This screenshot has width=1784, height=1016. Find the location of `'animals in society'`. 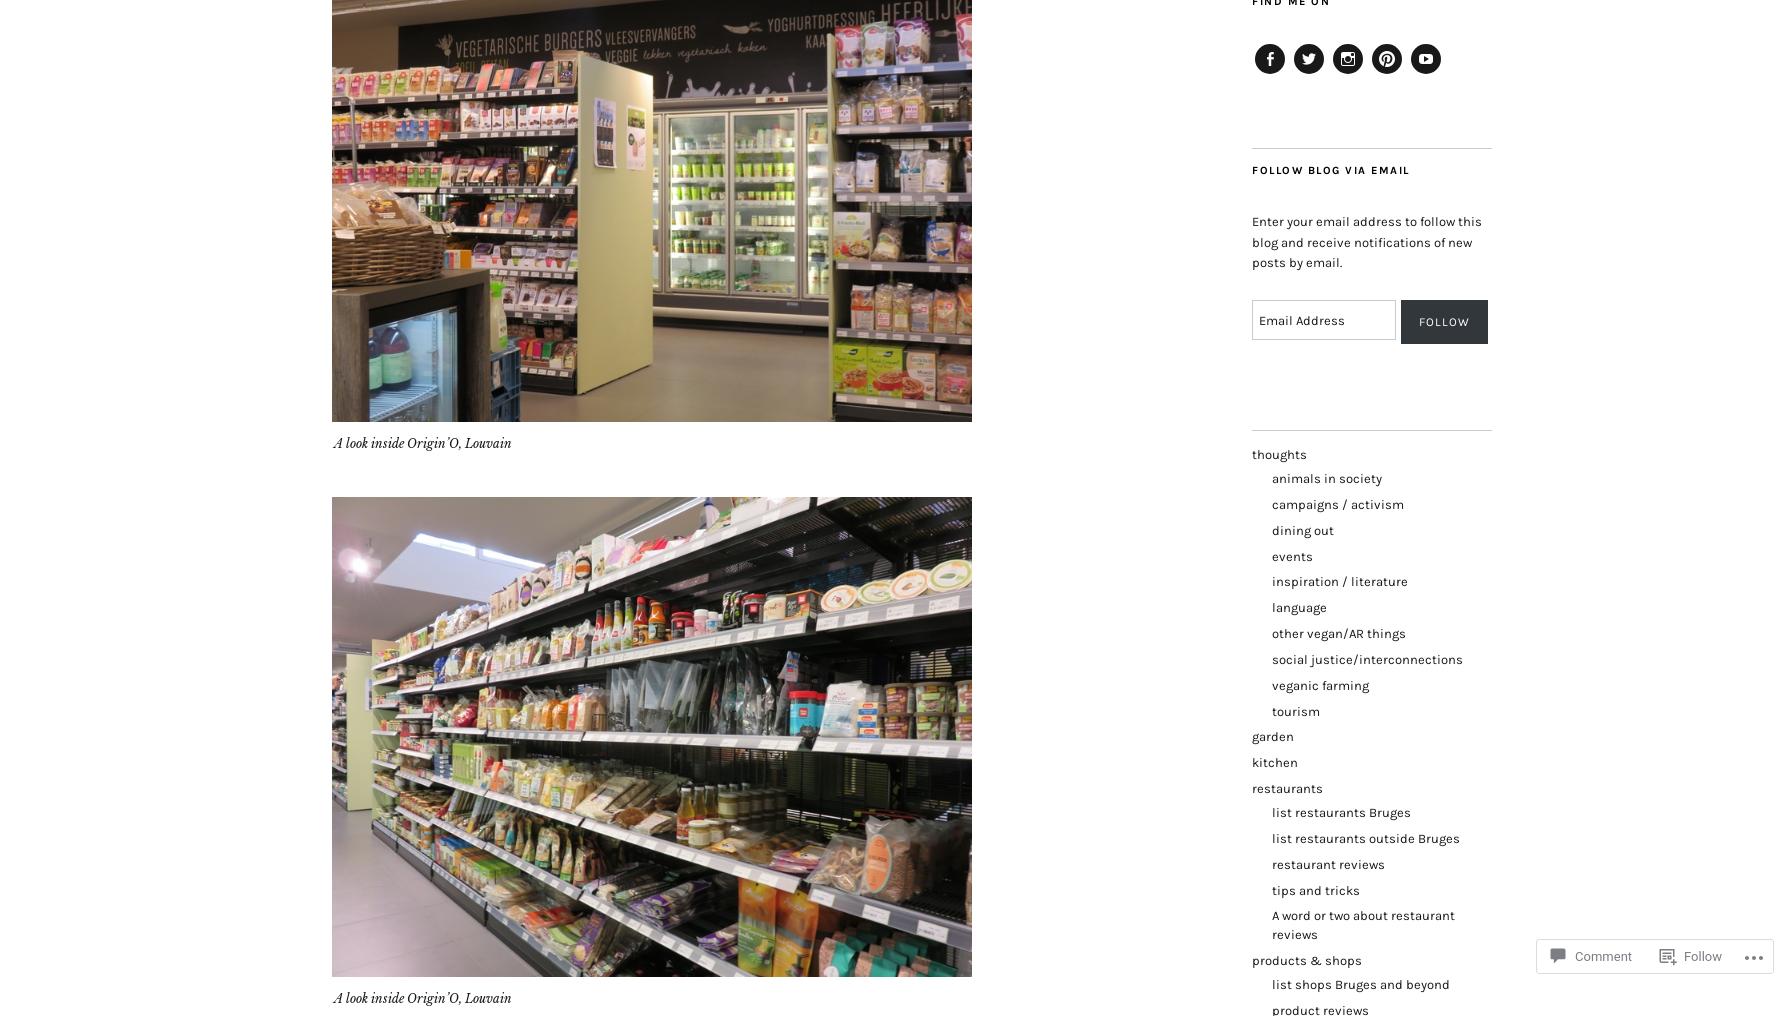

'animals in society' is located at coordinates (1325, 478).